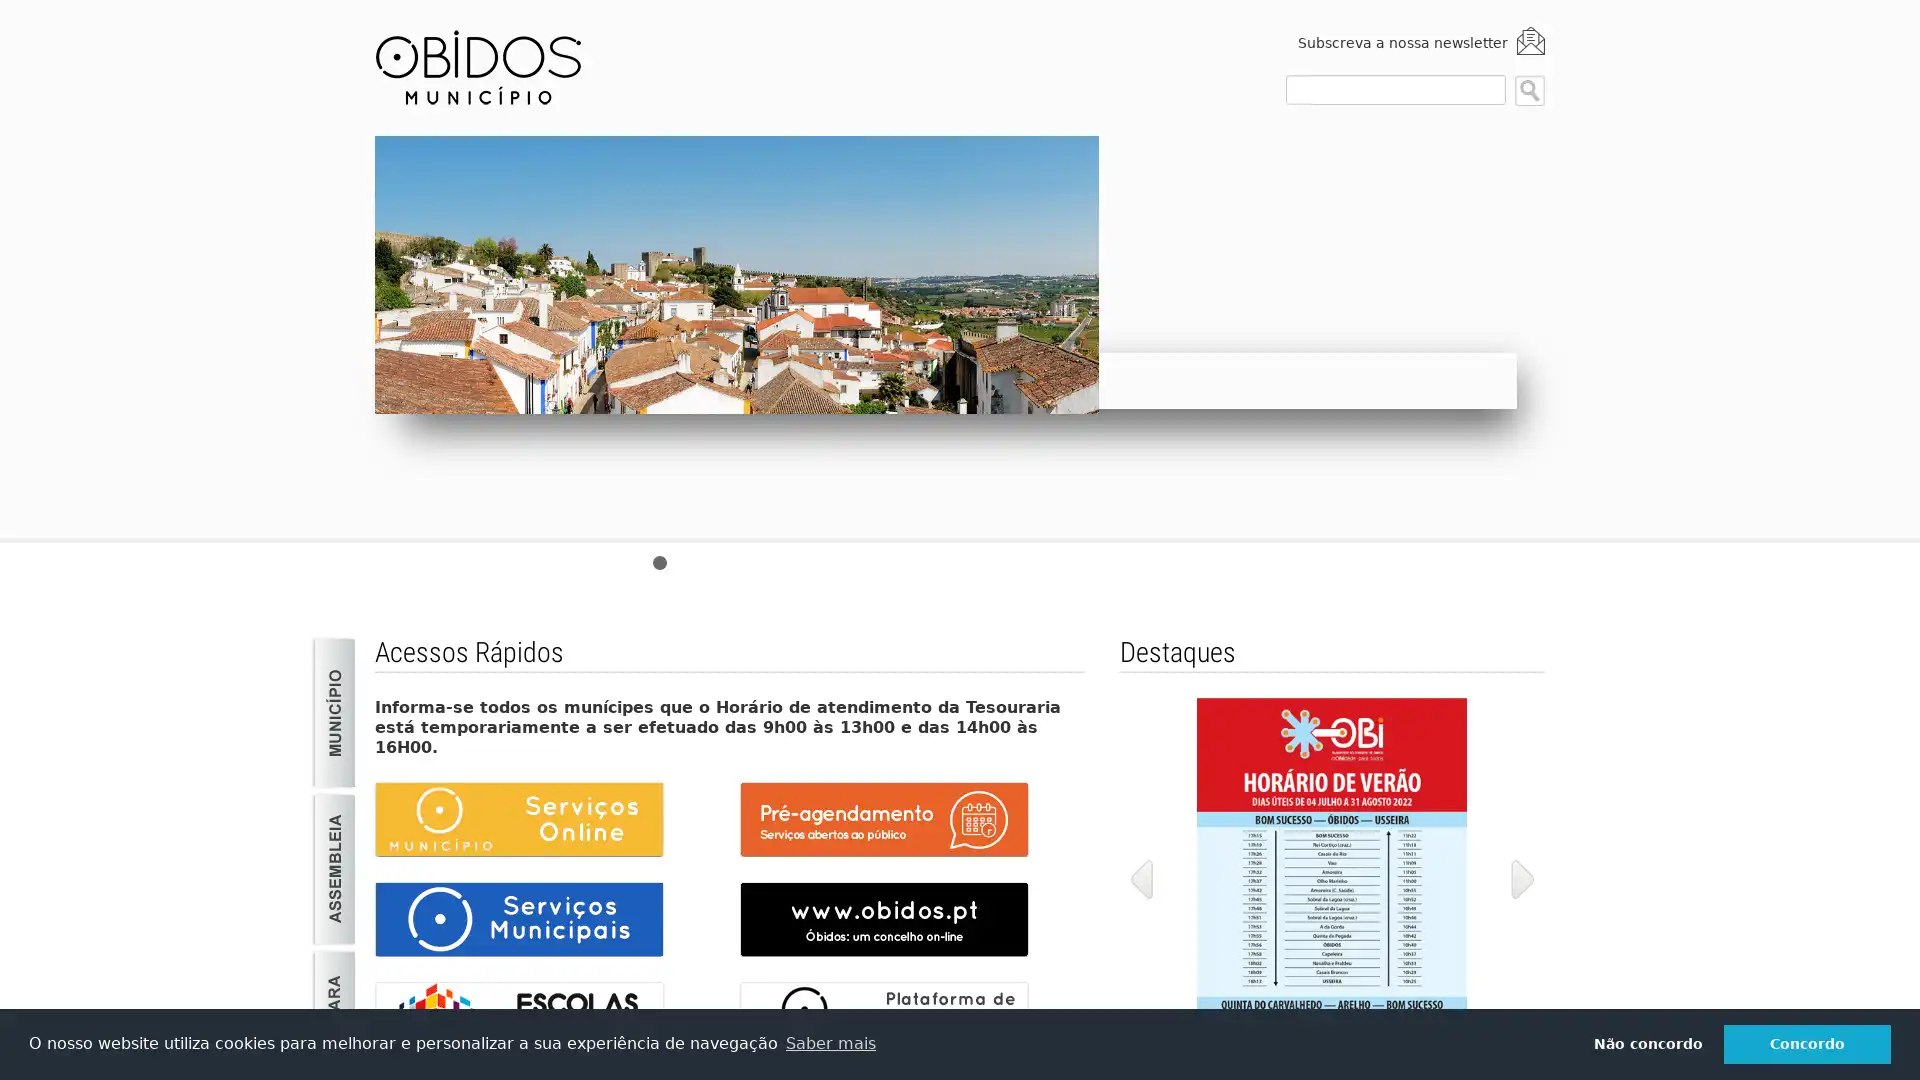 The height and width of the screenshot is (1080, 1920). What do you see at coordinates (1807, 1043) in the screenshot?
I see `allow cookies` at bounding box center [1807, 1043].